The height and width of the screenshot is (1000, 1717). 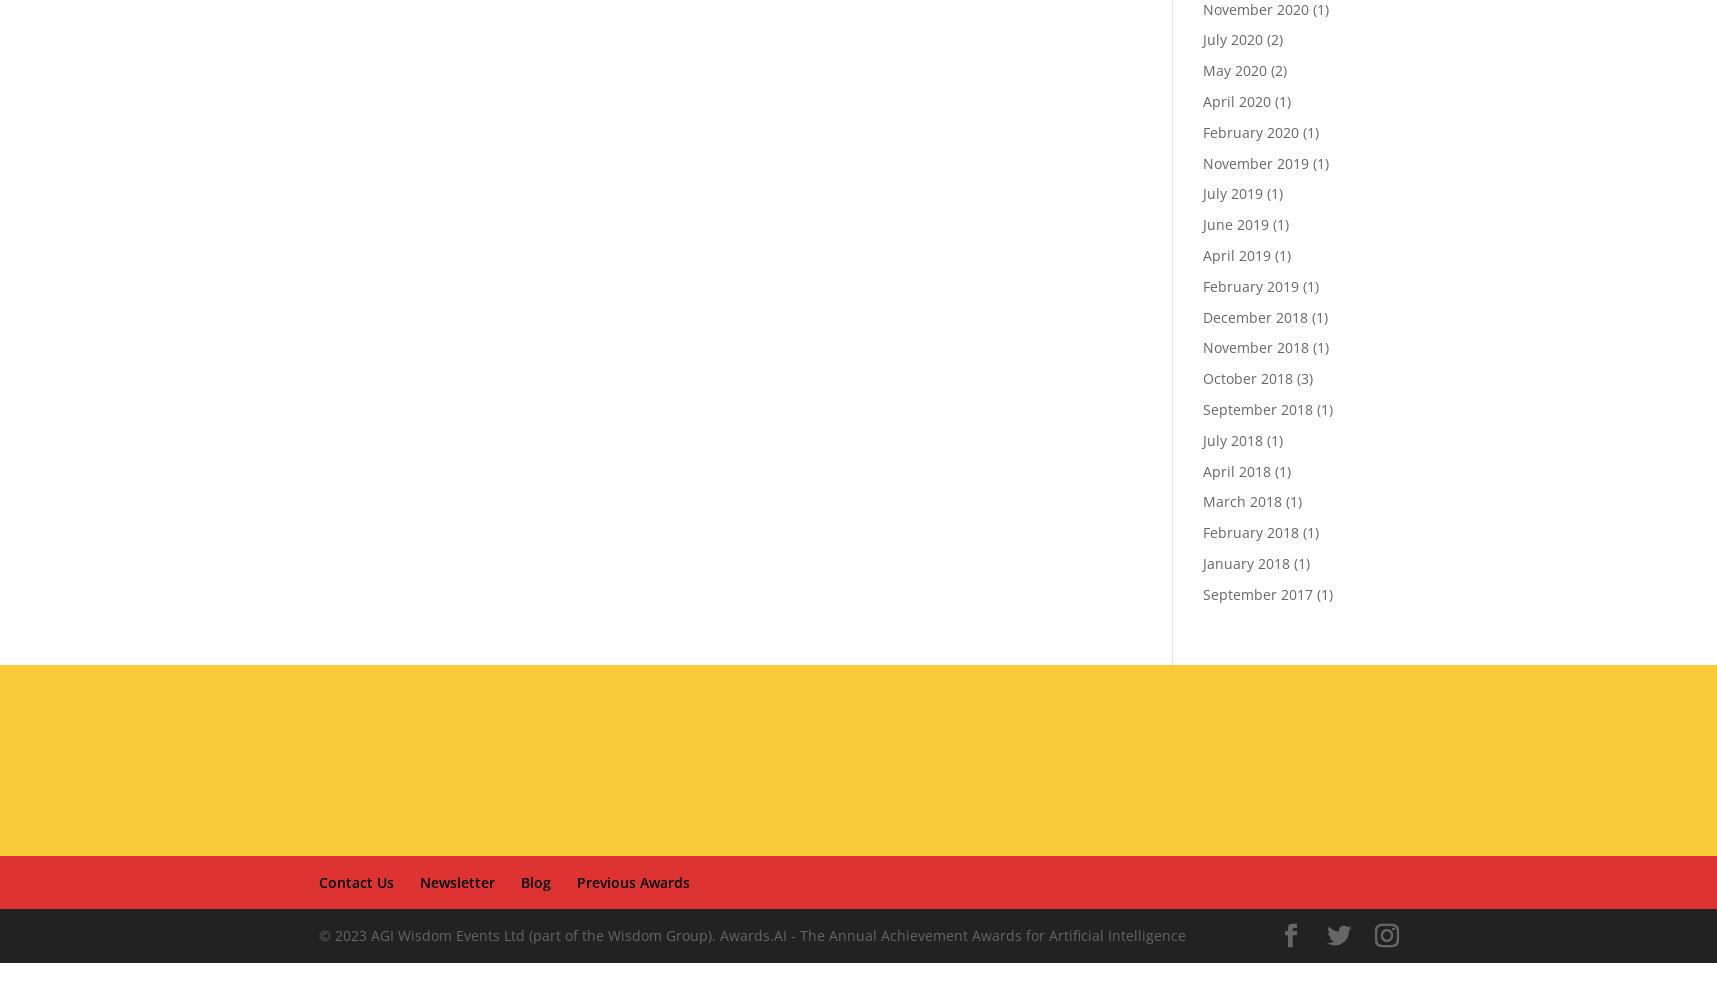 What do you see at coordinates (1231, 39) in the screenshot?
I see `'July 2020'` at bounding box center [1231, 39].